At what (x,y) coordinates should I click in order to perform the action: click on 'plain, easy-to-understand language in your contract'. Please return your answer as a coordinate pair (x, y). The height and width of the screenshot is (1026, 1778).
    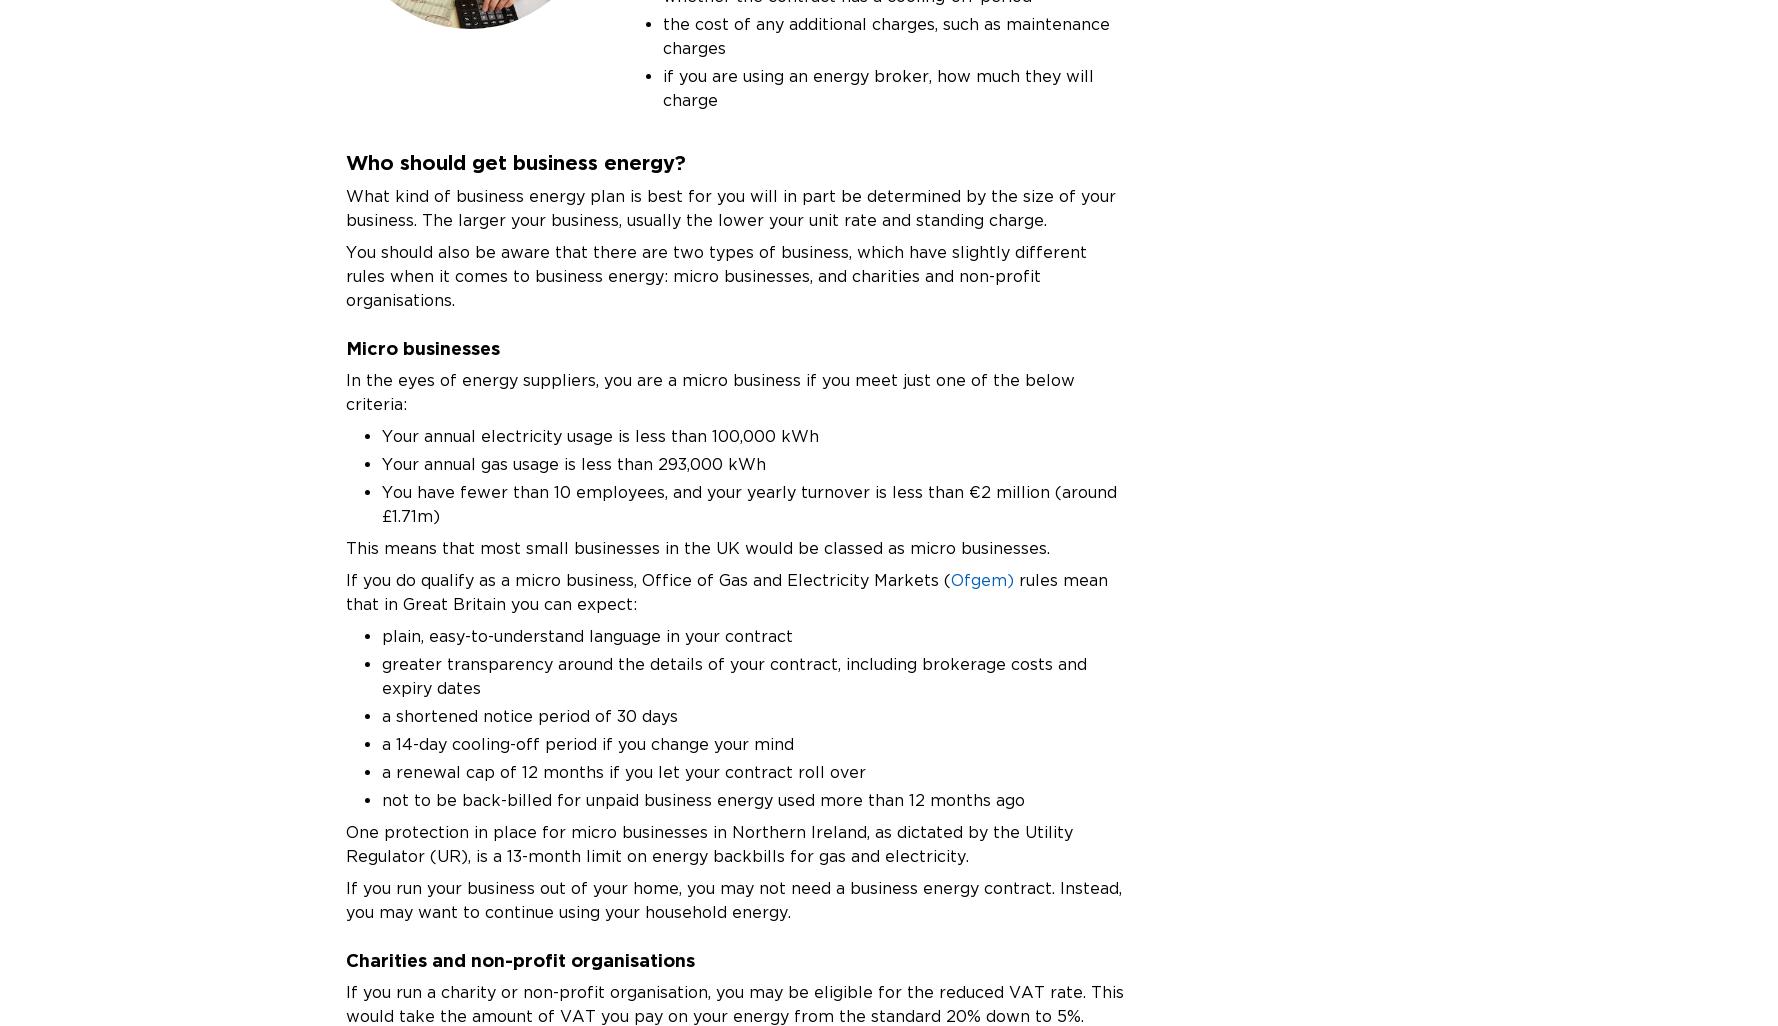
    Looking at the image, I should click on (381, 635).